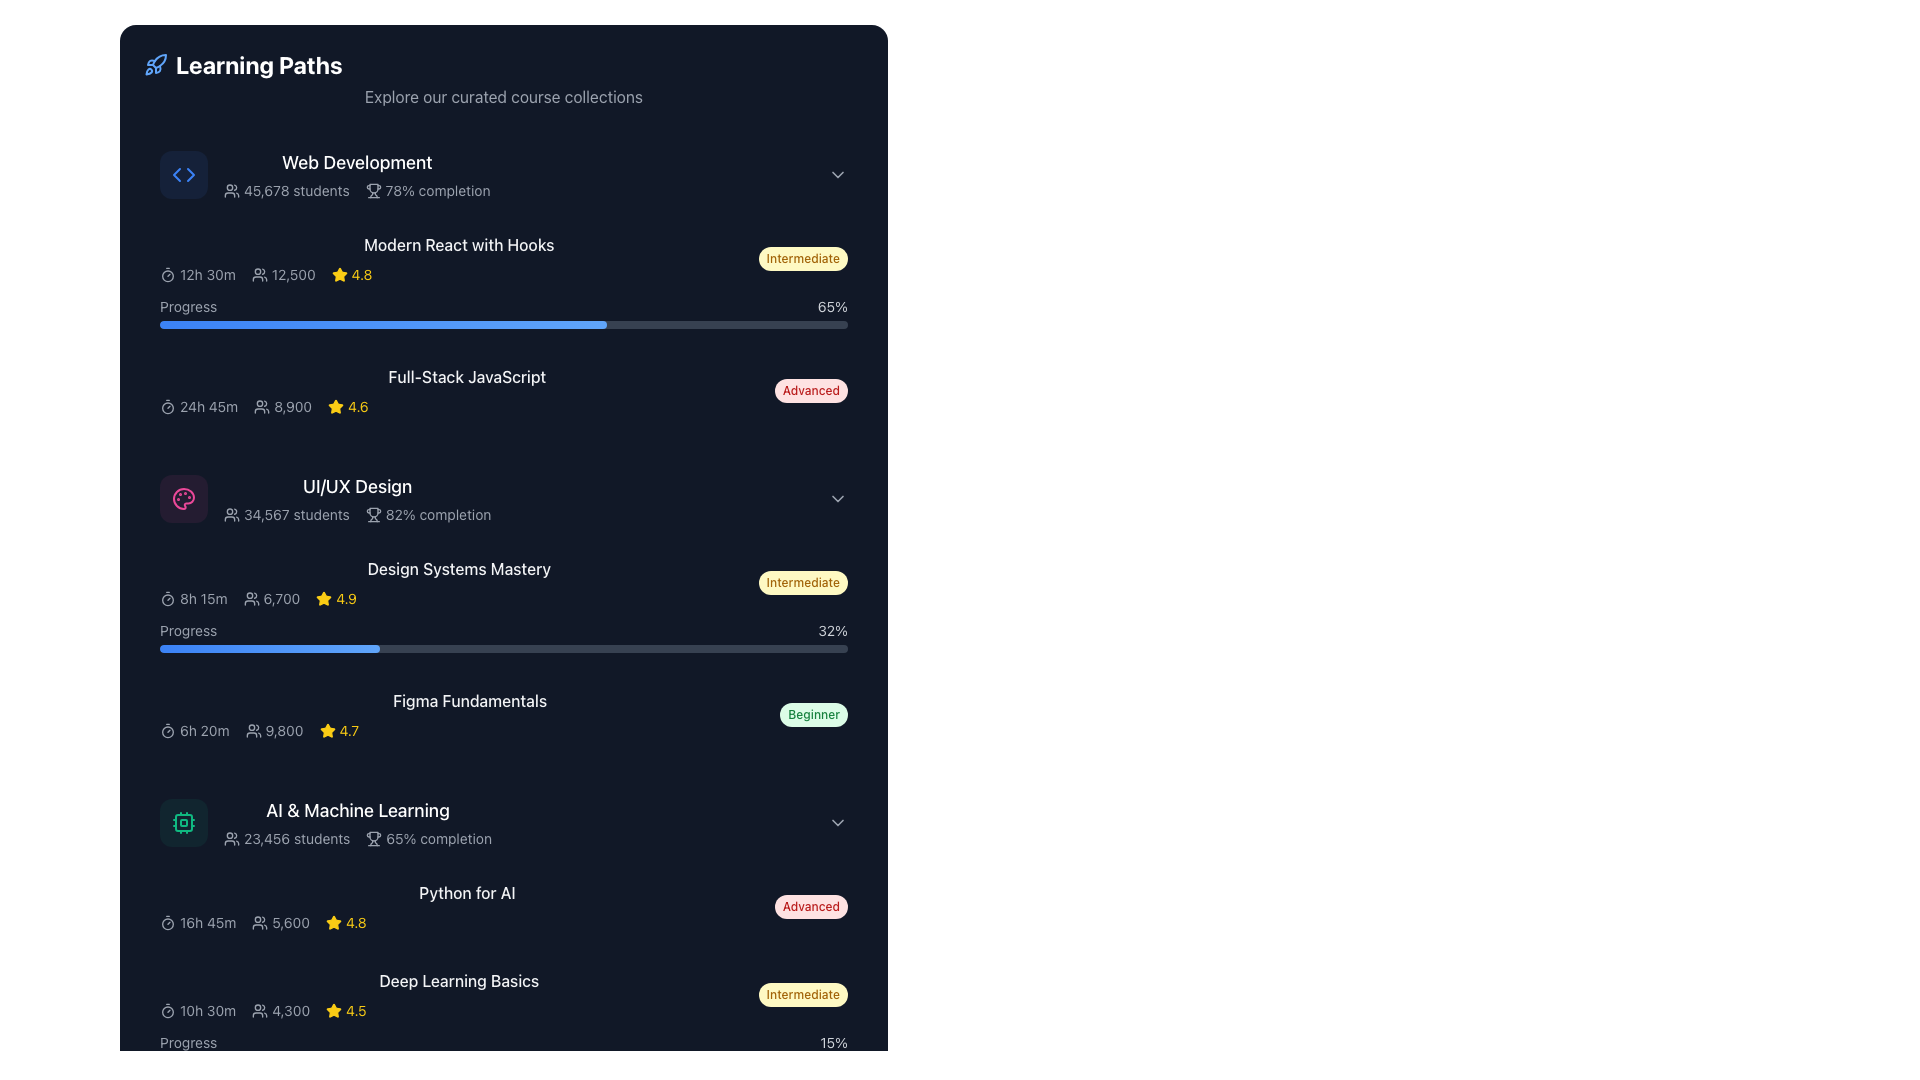  Describe the element at coordinates (280, 1010) in the screenshot. I see `the Text Label displaying the number of students enrolled in the 'Deep Learning Basics' course, located between the course duration and rating in the middle section of the UI` at that location.